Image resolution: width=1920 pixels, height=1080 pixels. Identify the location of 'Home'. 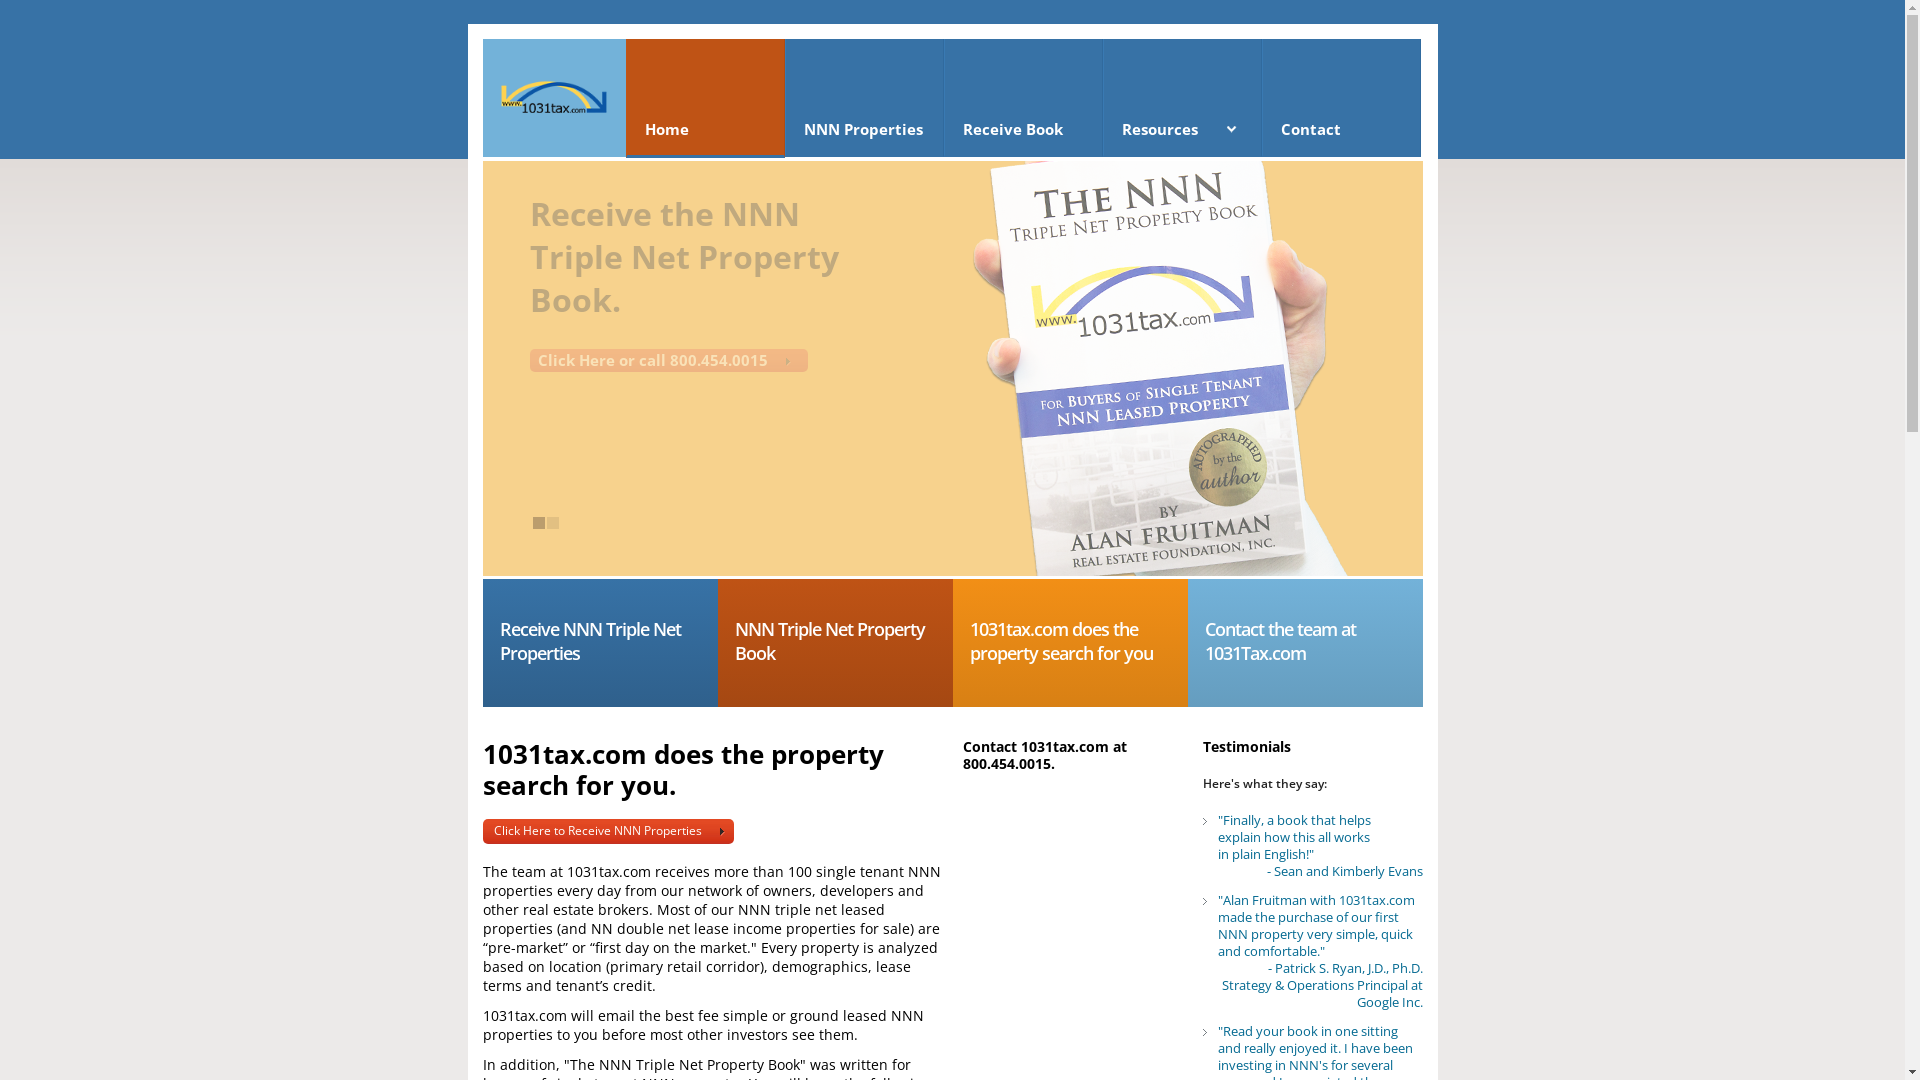
(705, 98).